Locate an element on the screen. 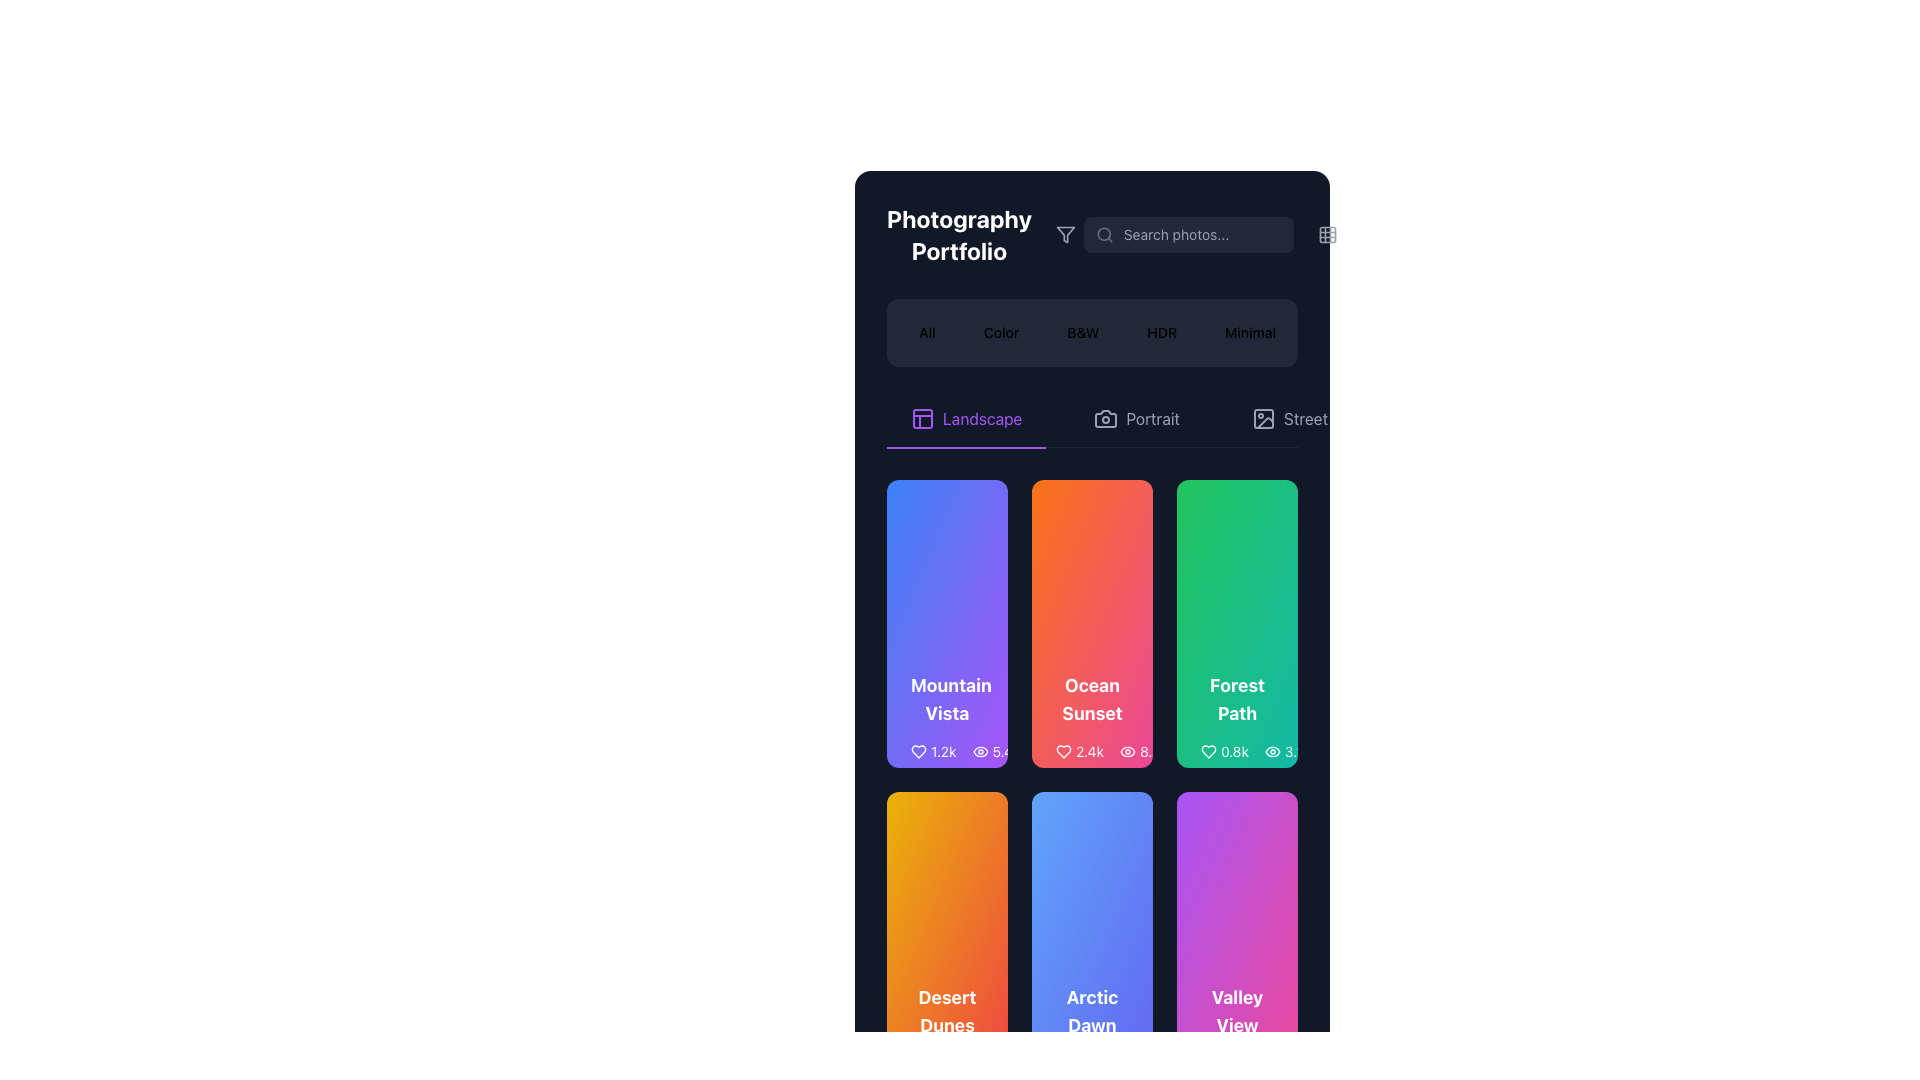 The height and width of the screenshot is (1080, 1920). the rounded rectangle element that is centrally positioned within the photo frame icon is located at coordinates (1262, 418).